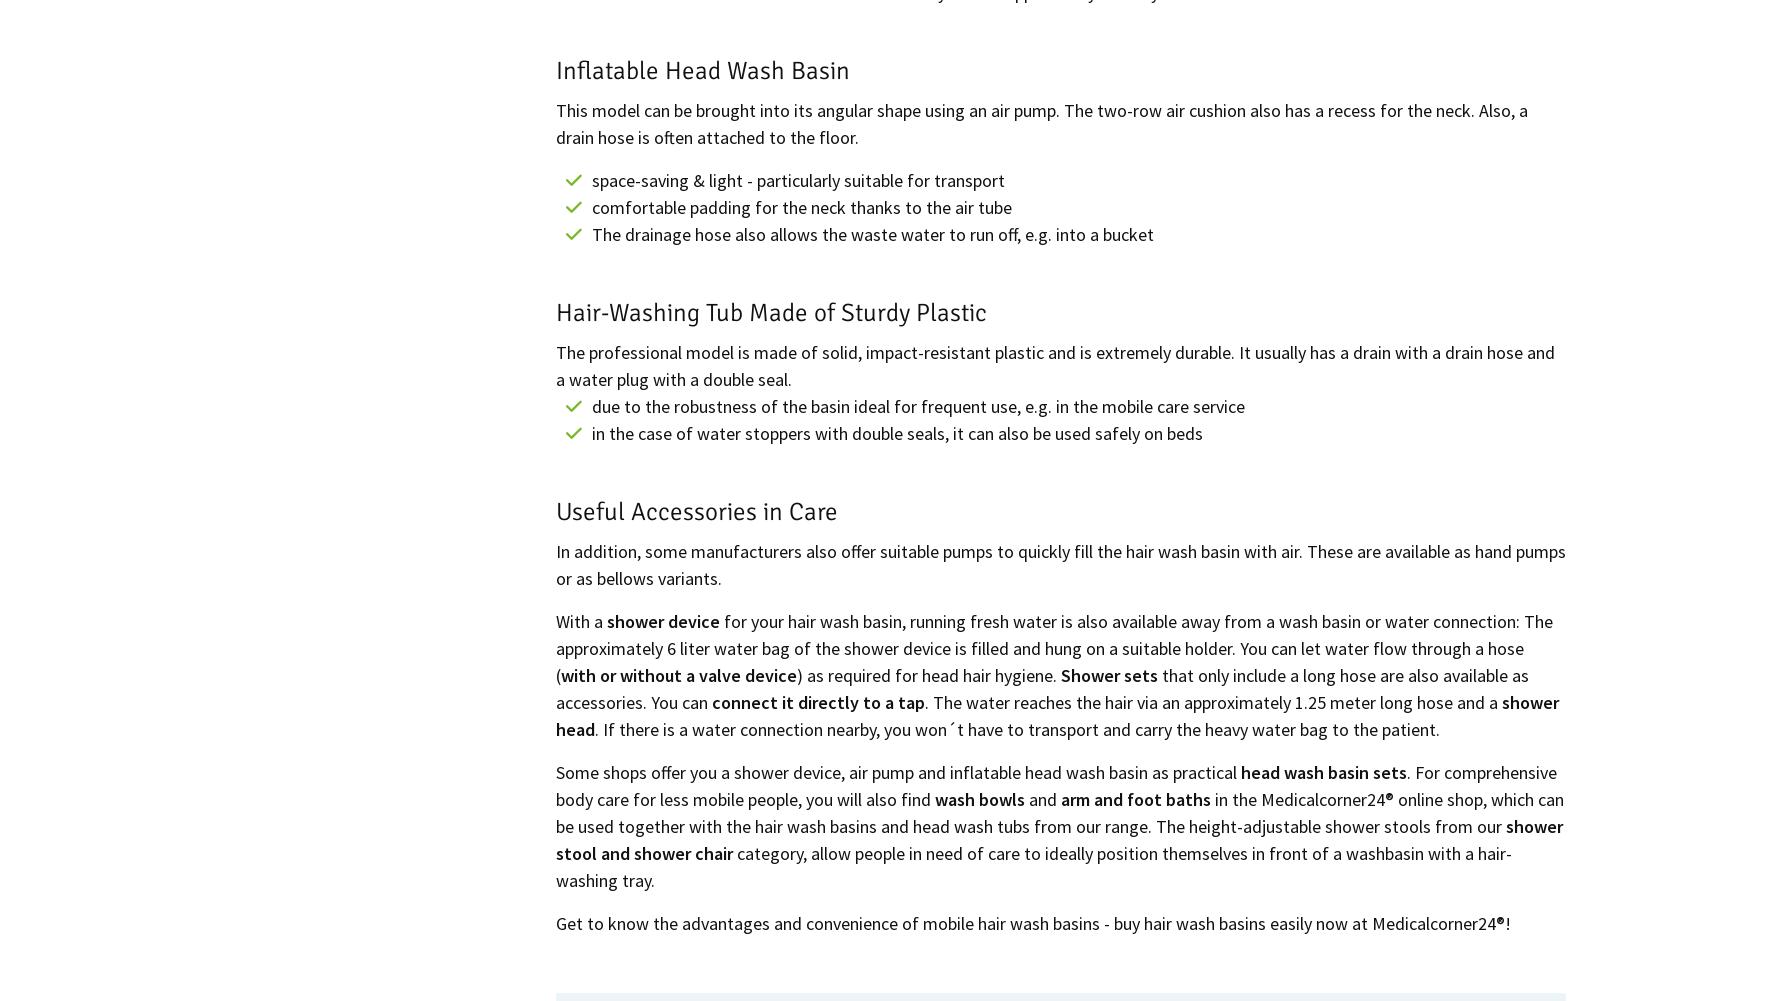  Describe the element at coordinates (1135, 797) in the screenshot. I see `'arm and foot baths'` at that location.